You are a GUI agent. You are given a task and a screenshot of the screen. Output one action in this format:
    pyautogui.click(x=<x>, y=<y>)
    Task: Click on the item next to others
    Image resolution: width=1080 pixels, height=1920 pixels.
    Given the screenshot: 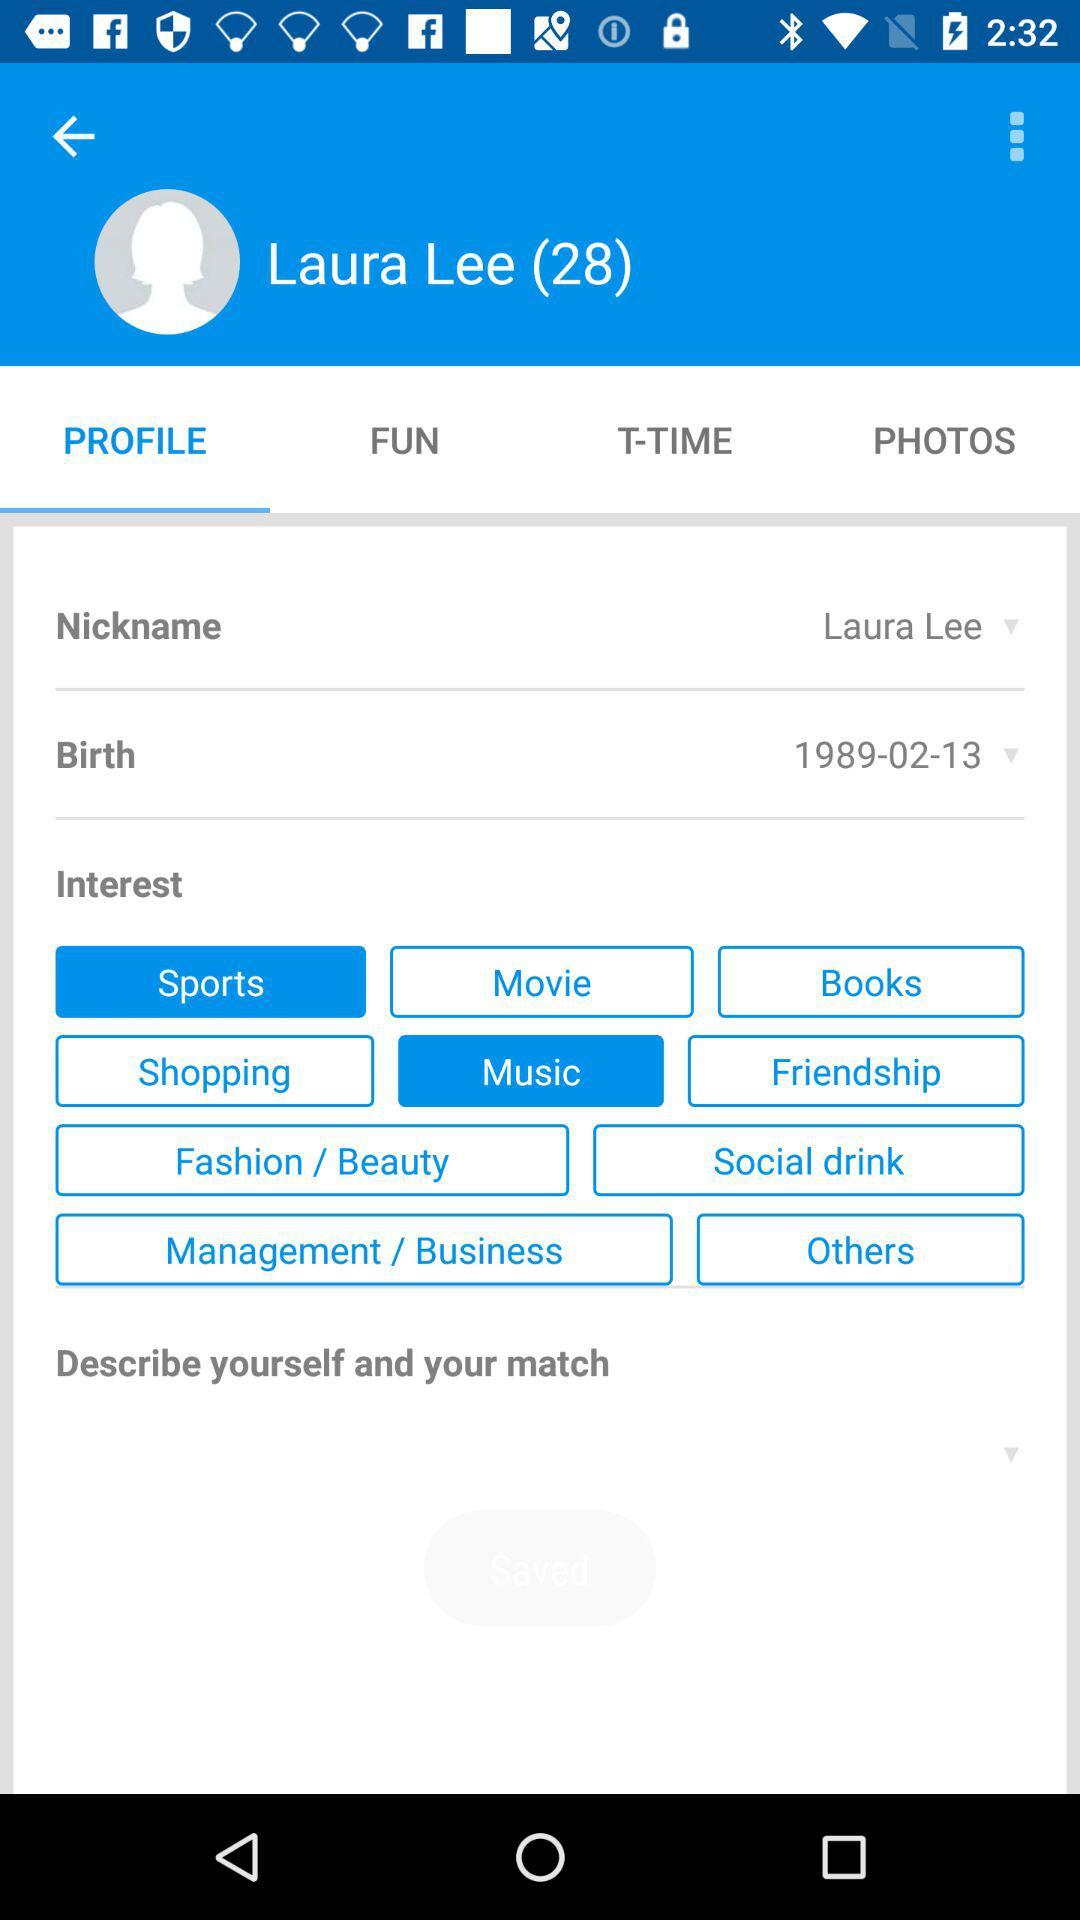 What is the action you would take?
    pyautogui.click(x=364, y=1248)
    